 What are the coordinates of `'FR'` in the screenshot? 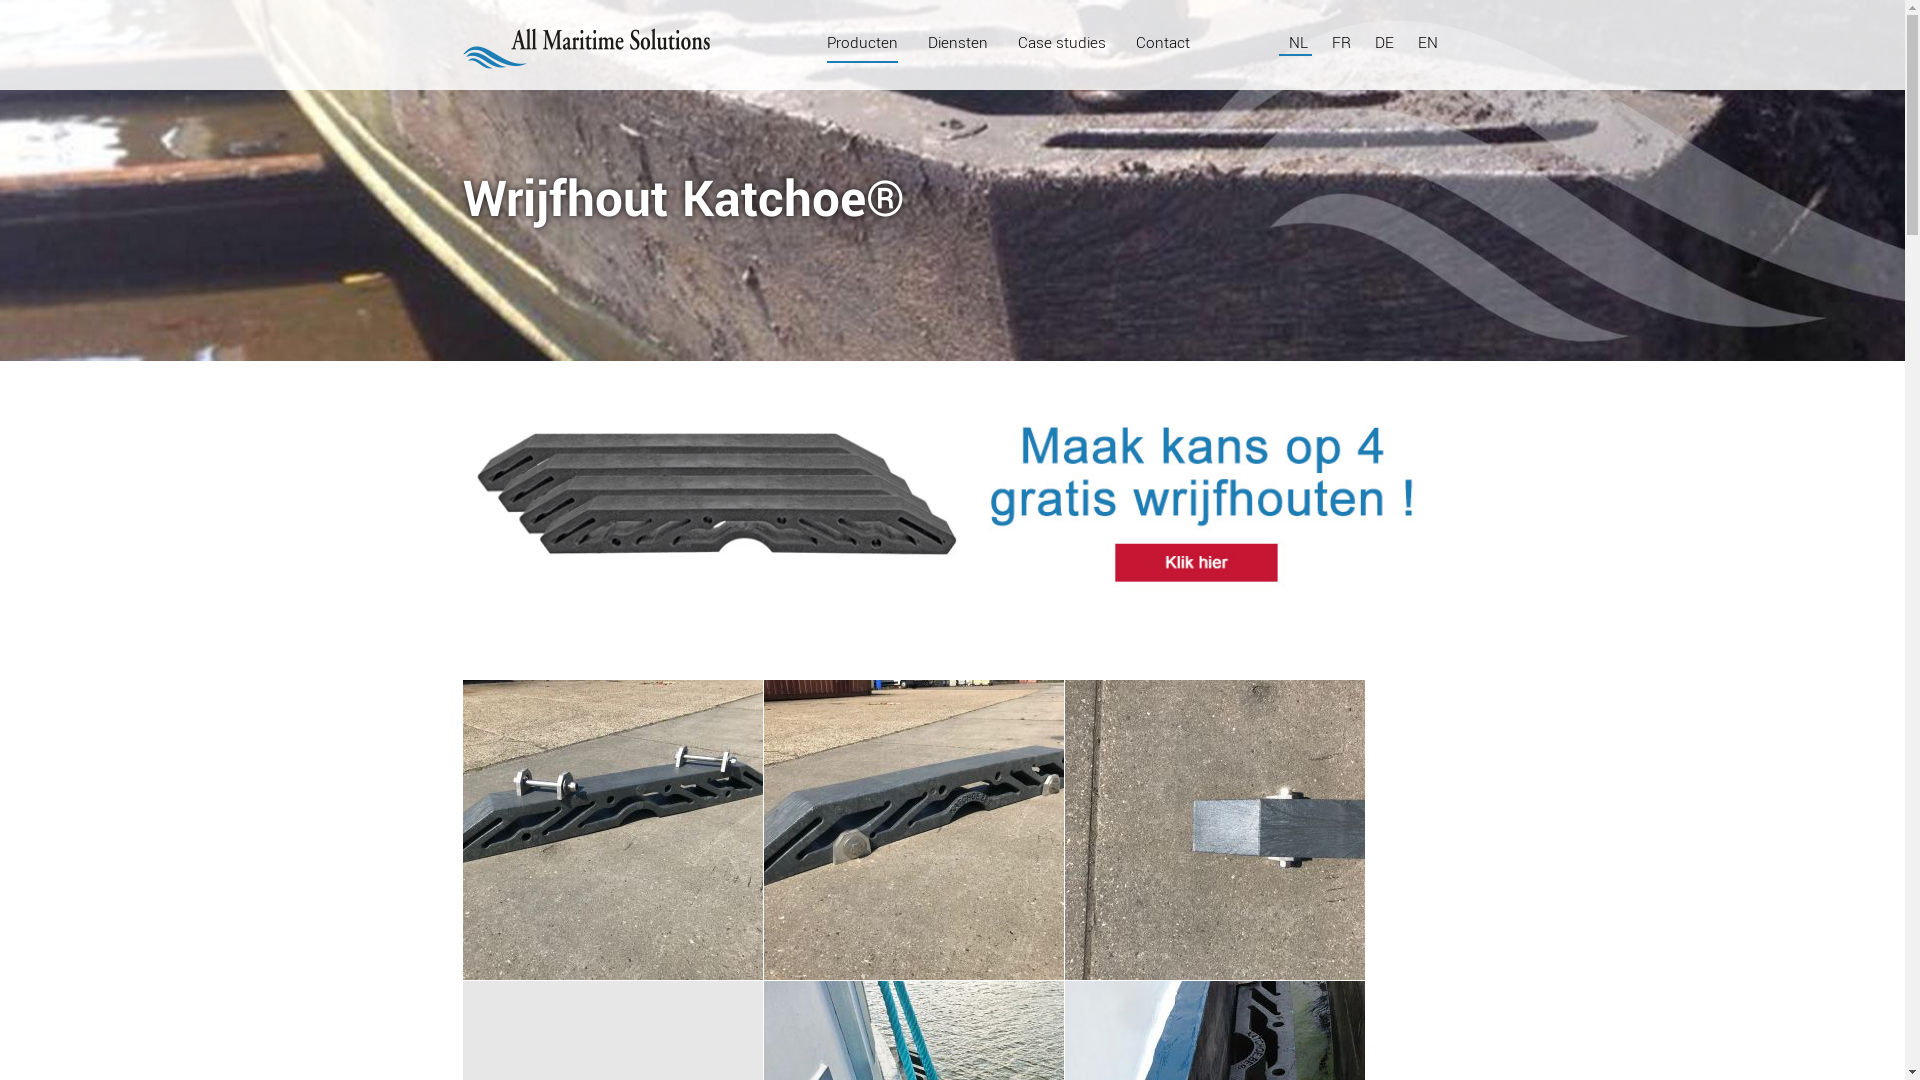 It's located at (1331, 42).